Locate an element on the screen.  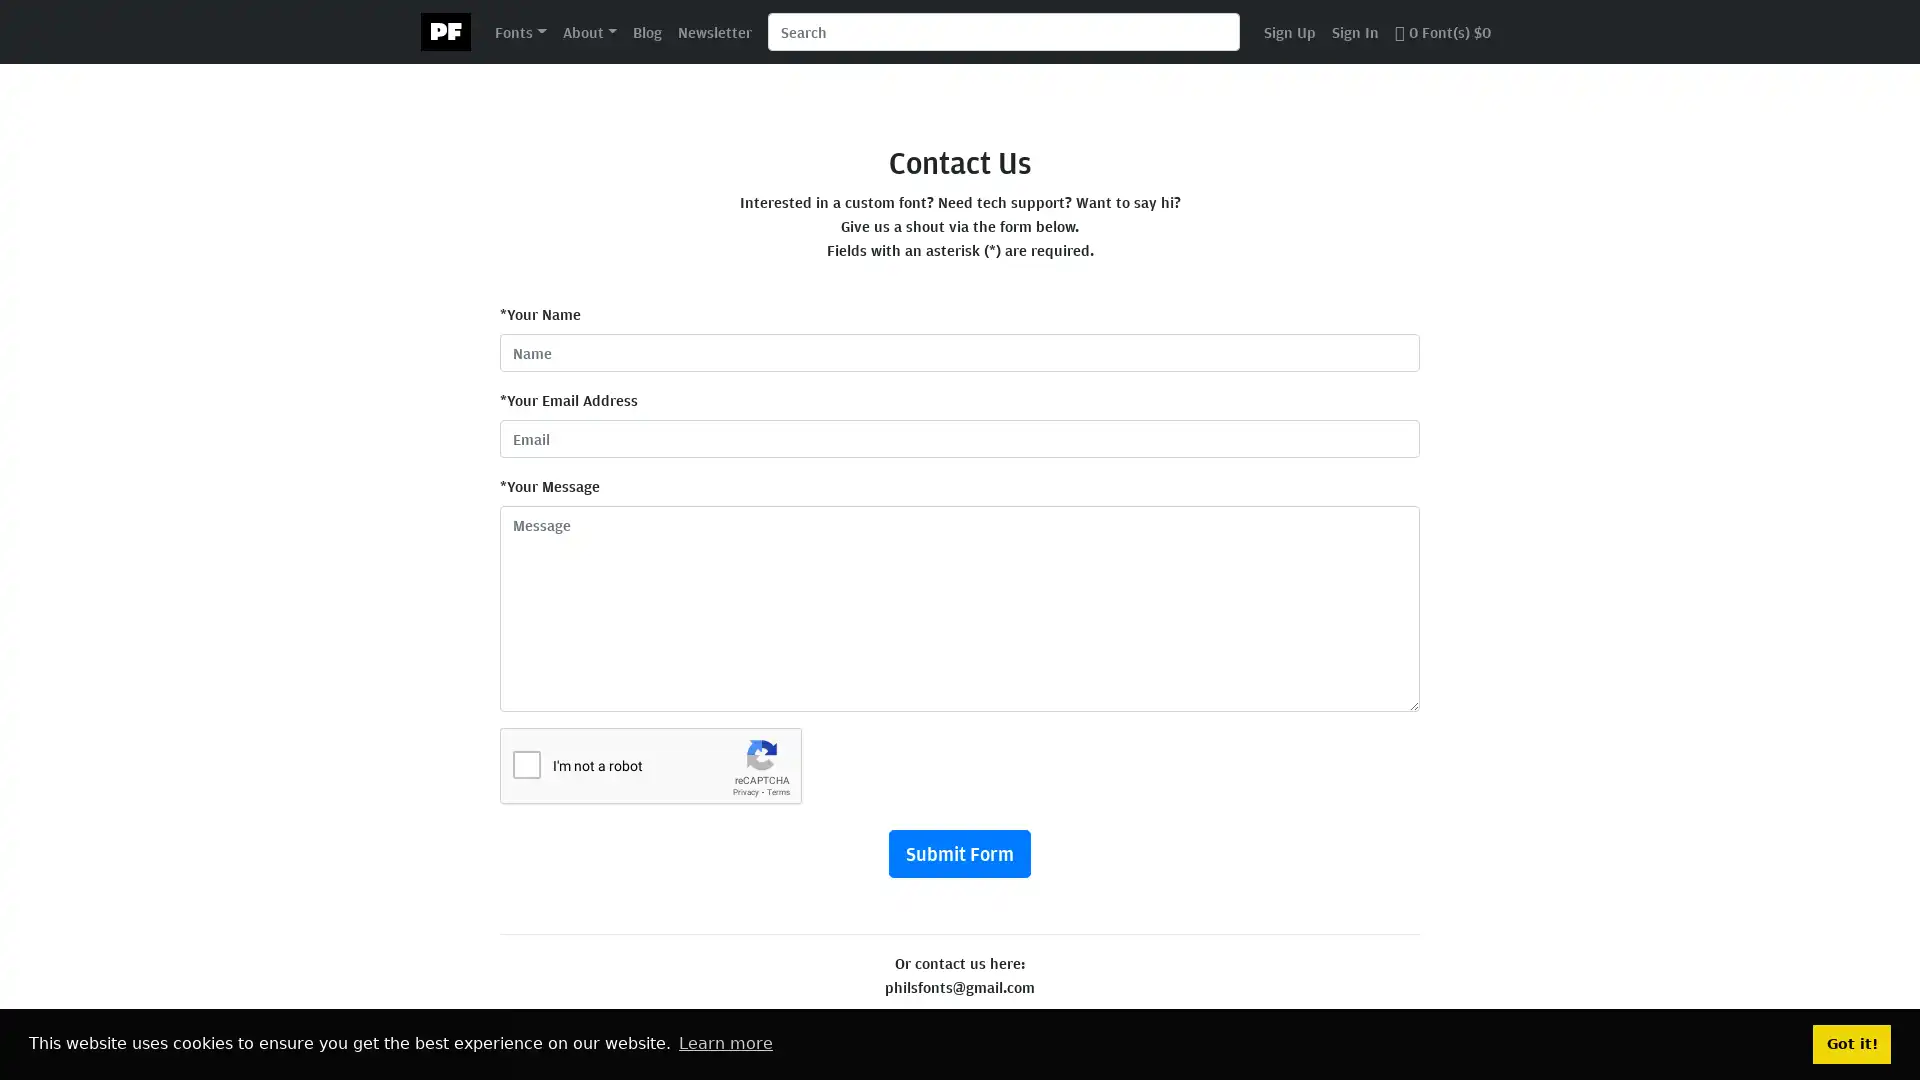
Submit Form is located at coordinates (958, 853).